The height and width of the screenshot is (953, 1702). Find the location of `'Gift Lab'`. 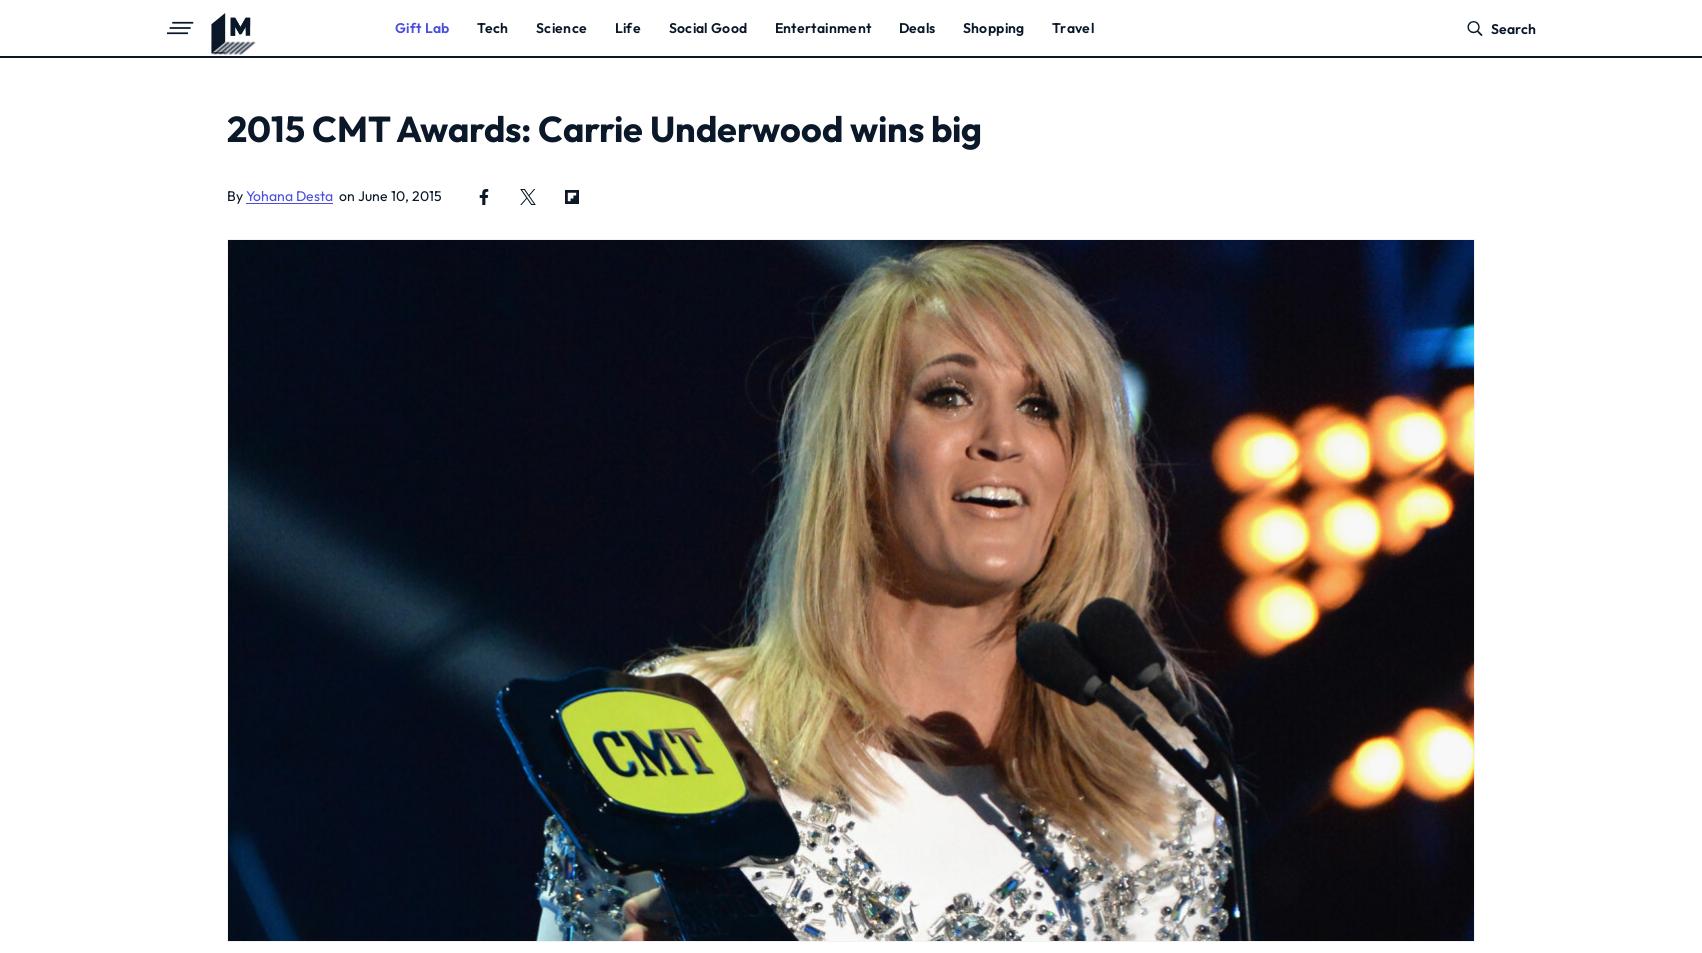

'Gift Lab' is located at coordinates (421, 27).